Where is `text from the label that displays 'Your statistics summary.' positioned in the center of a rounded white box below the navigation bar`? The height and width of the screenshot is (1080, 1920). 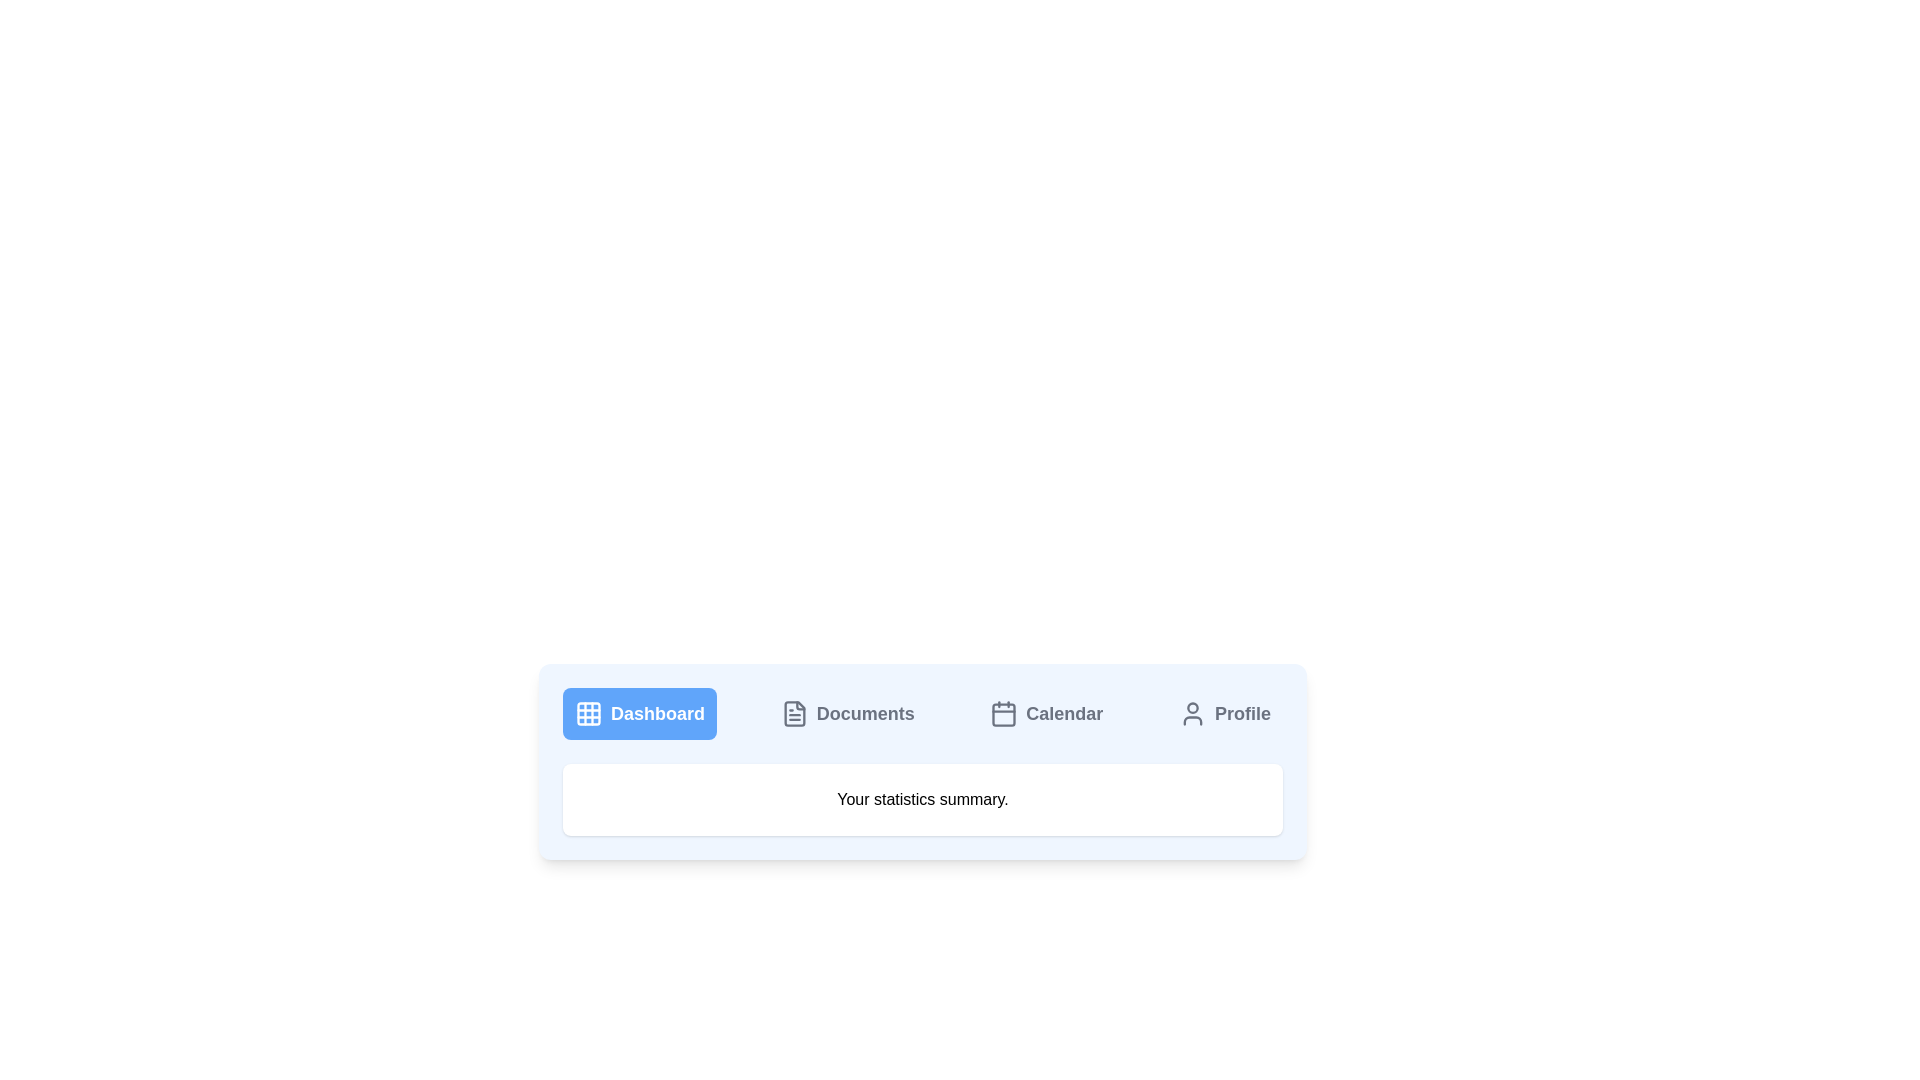 text from the label that displays 'Your statistics summary.' positioned in the center of a rounded white box below the navigation bar is located at coordinates (921, 798).